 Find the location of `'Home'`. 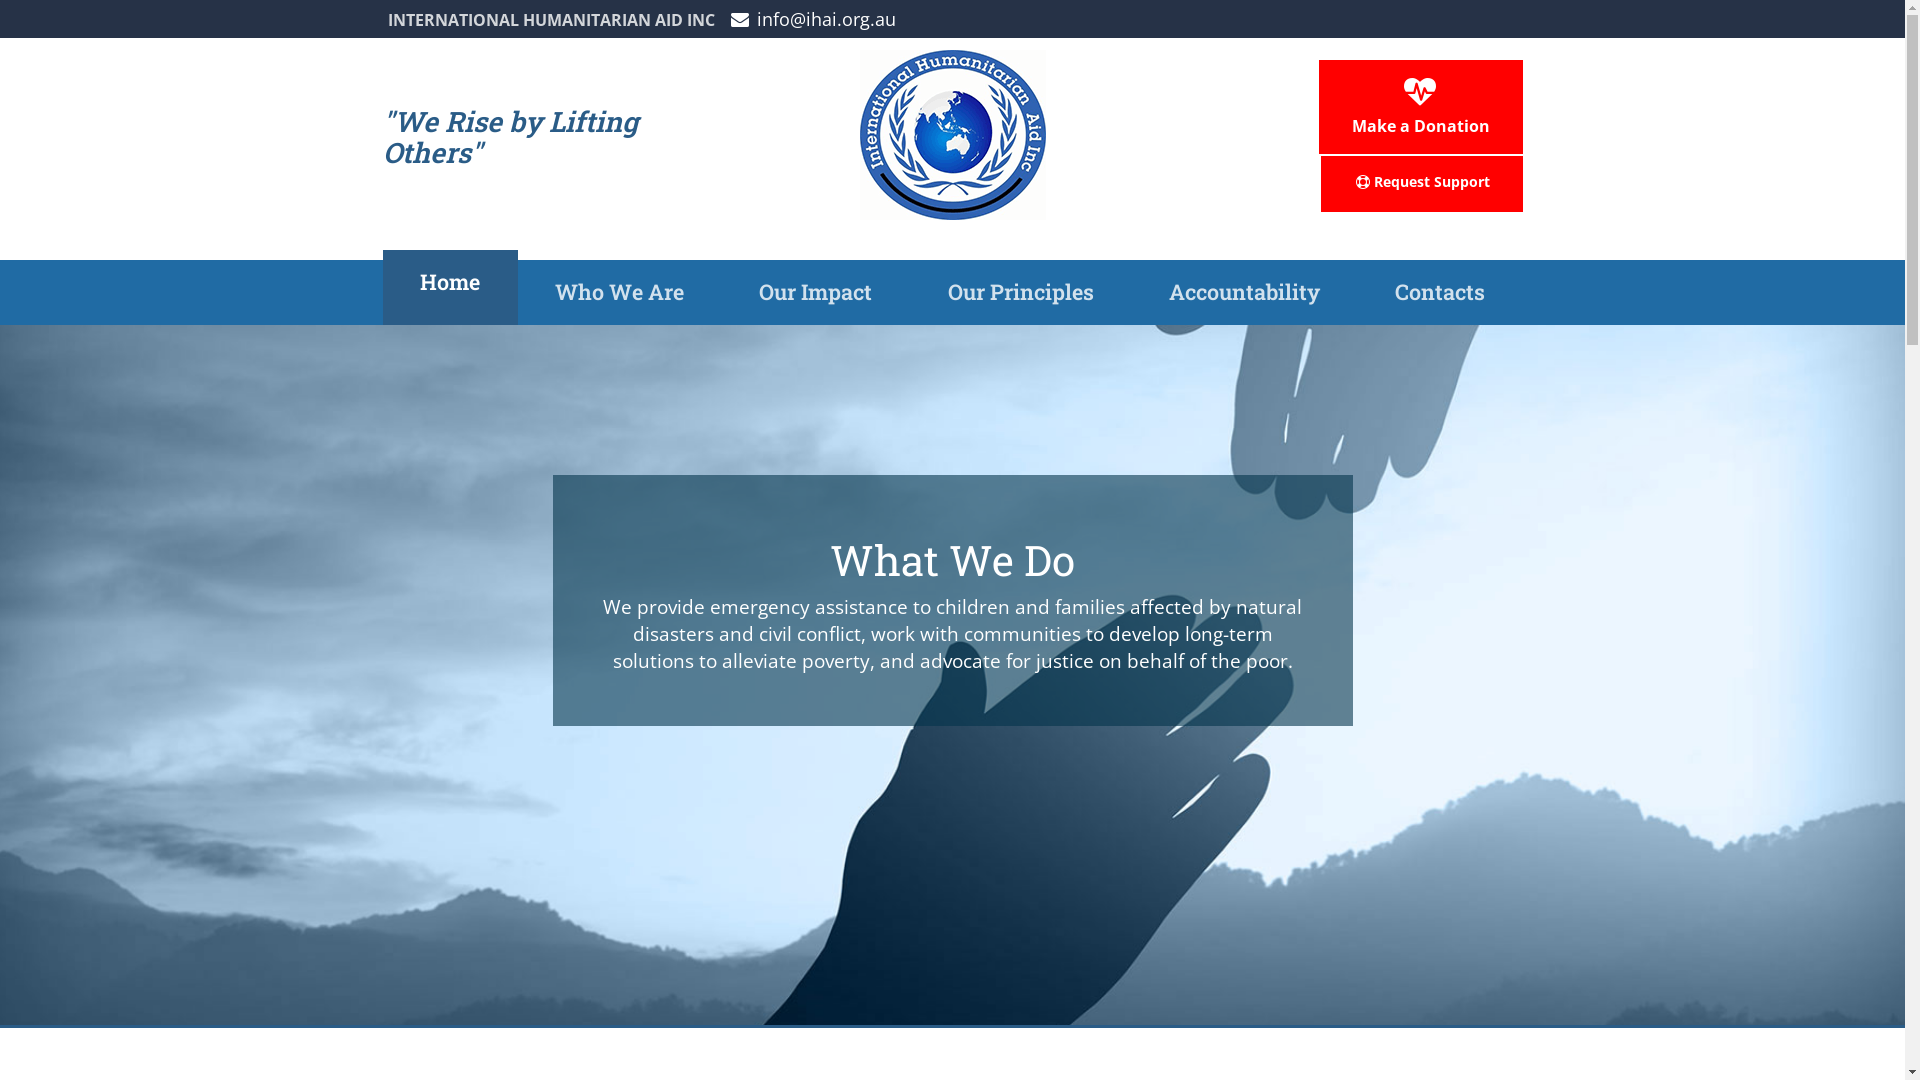

'Home' is located at coordinates (382, 287).